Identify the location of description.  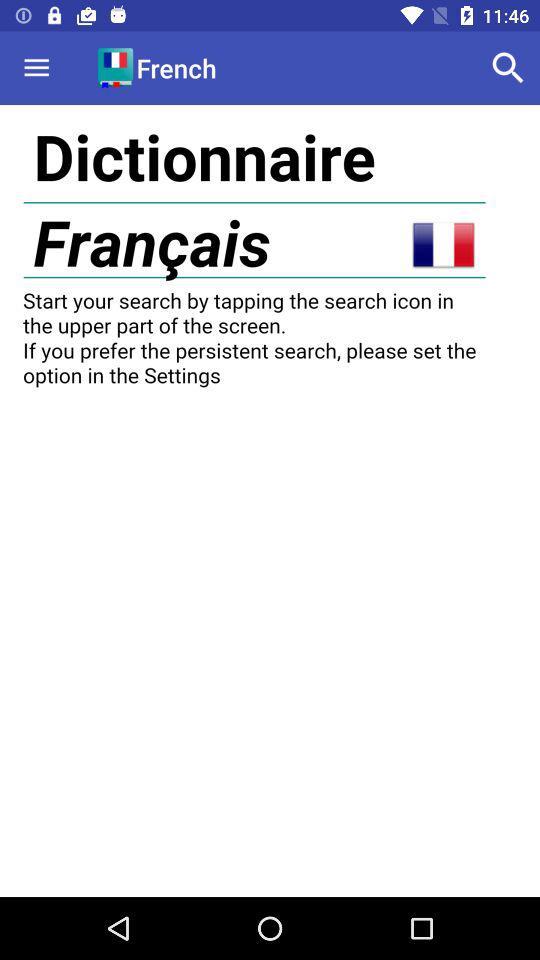
(270, 500).